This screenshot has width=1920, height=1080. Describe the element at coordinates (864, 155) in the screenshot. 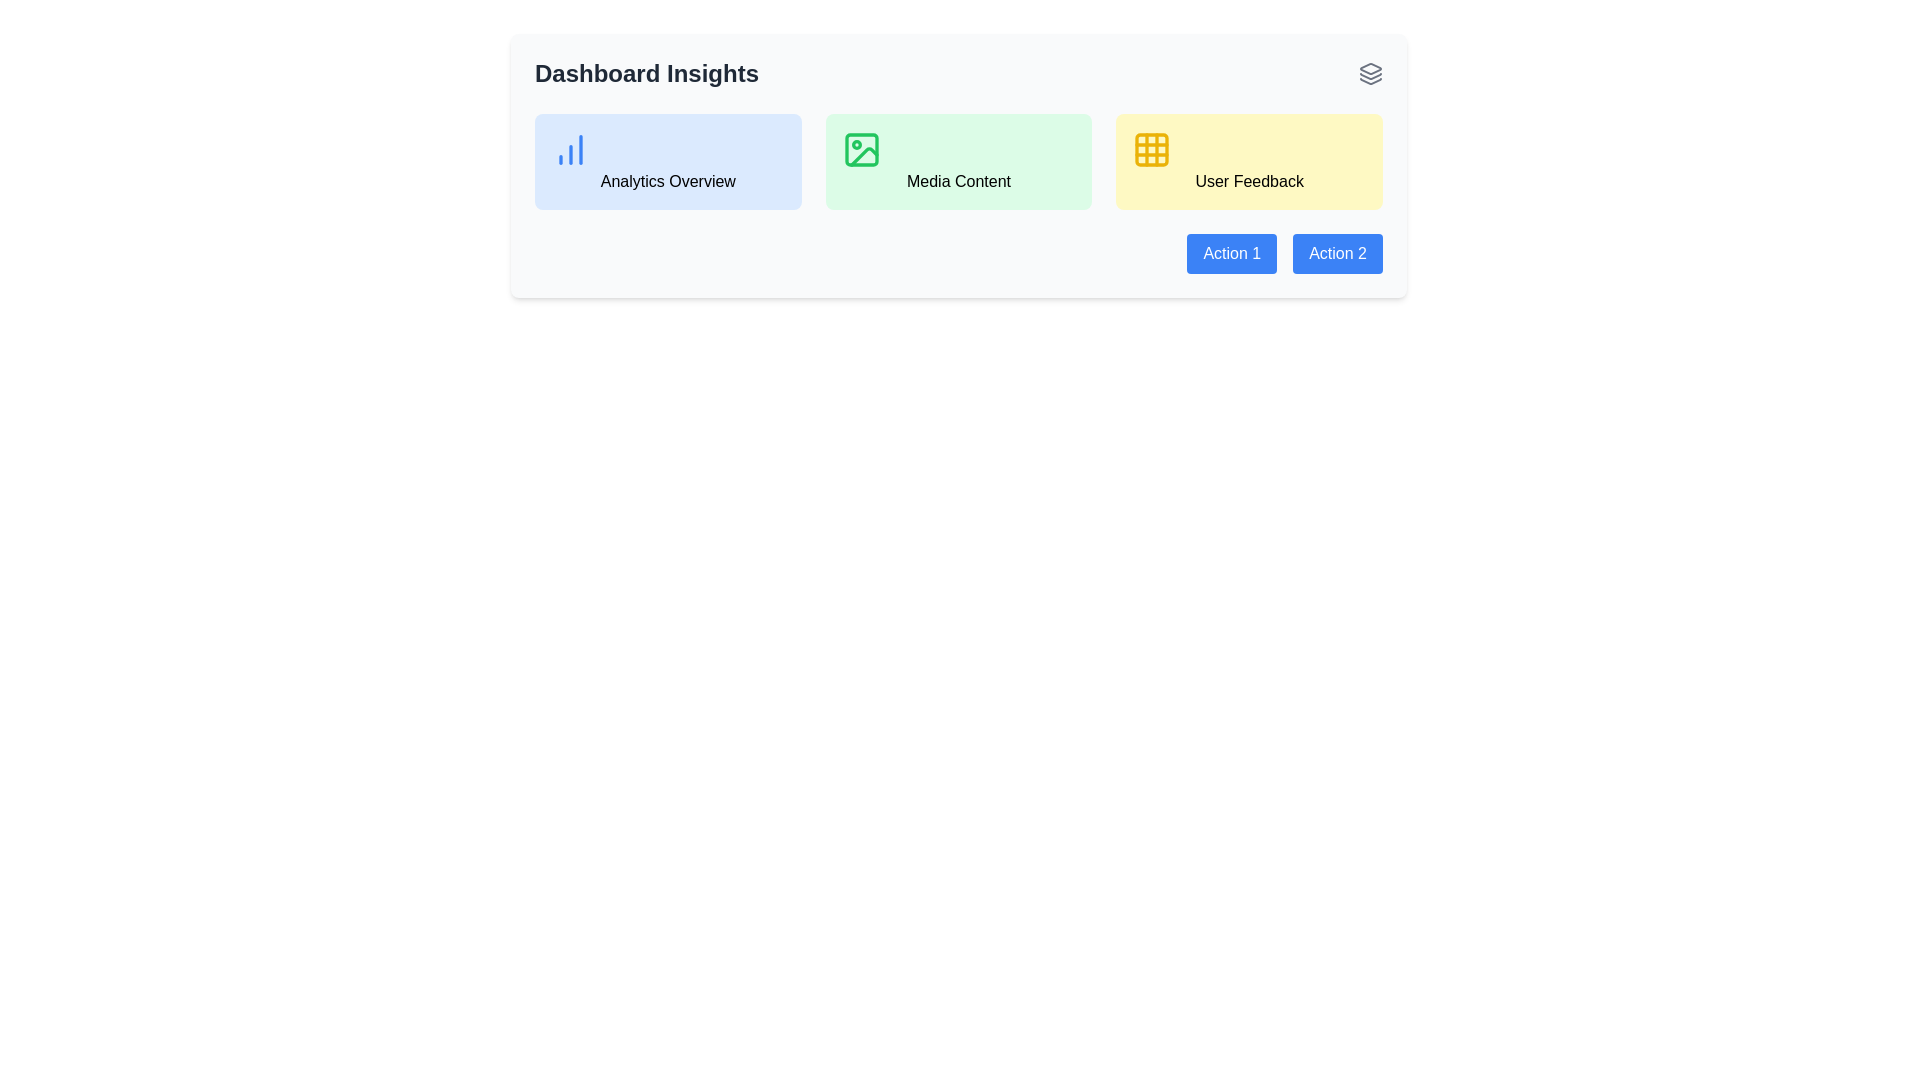

I see `the graphical icon representing media content within the 'Media Content' card to indirectly interact with this section` at that location.